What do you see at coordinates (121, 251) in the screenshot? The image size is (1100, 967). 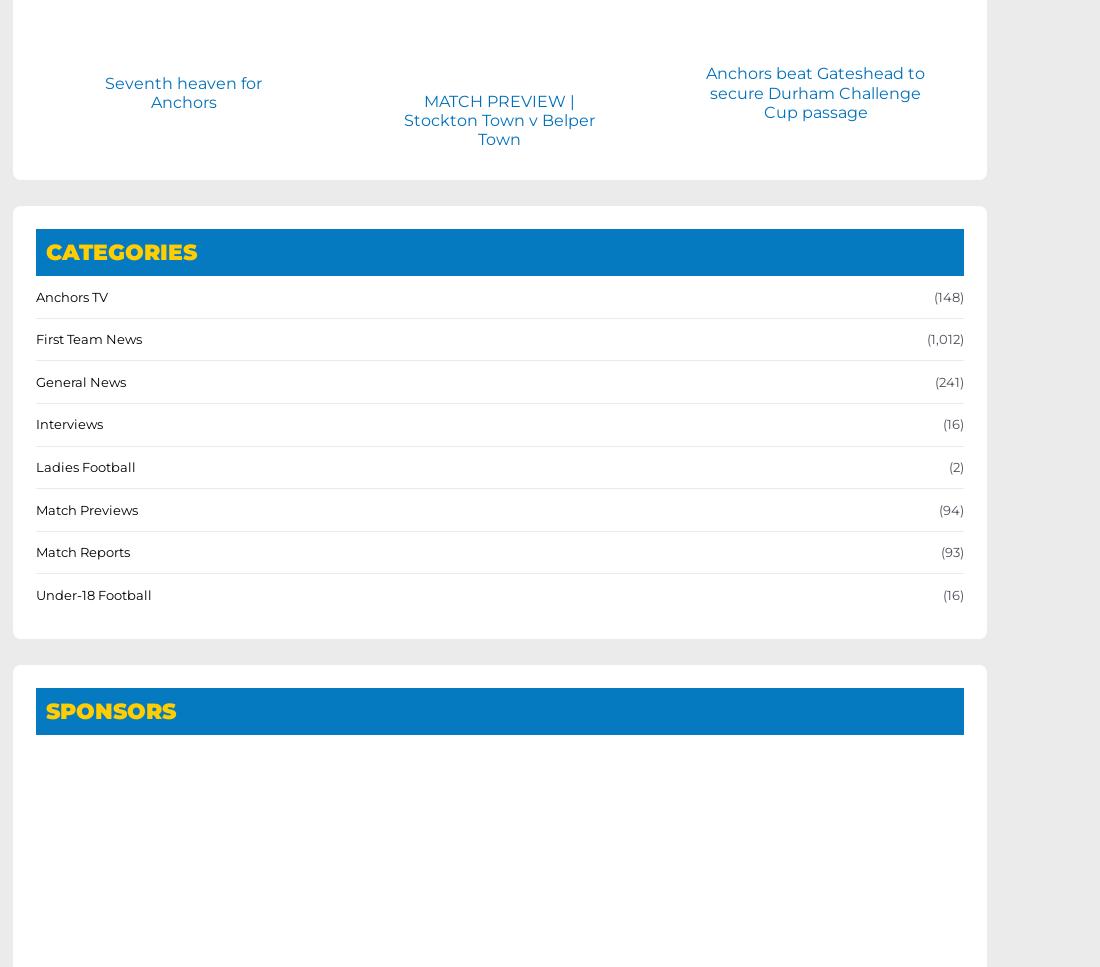 I see `'CATEGORIES'` at bounding box center [121, 251].